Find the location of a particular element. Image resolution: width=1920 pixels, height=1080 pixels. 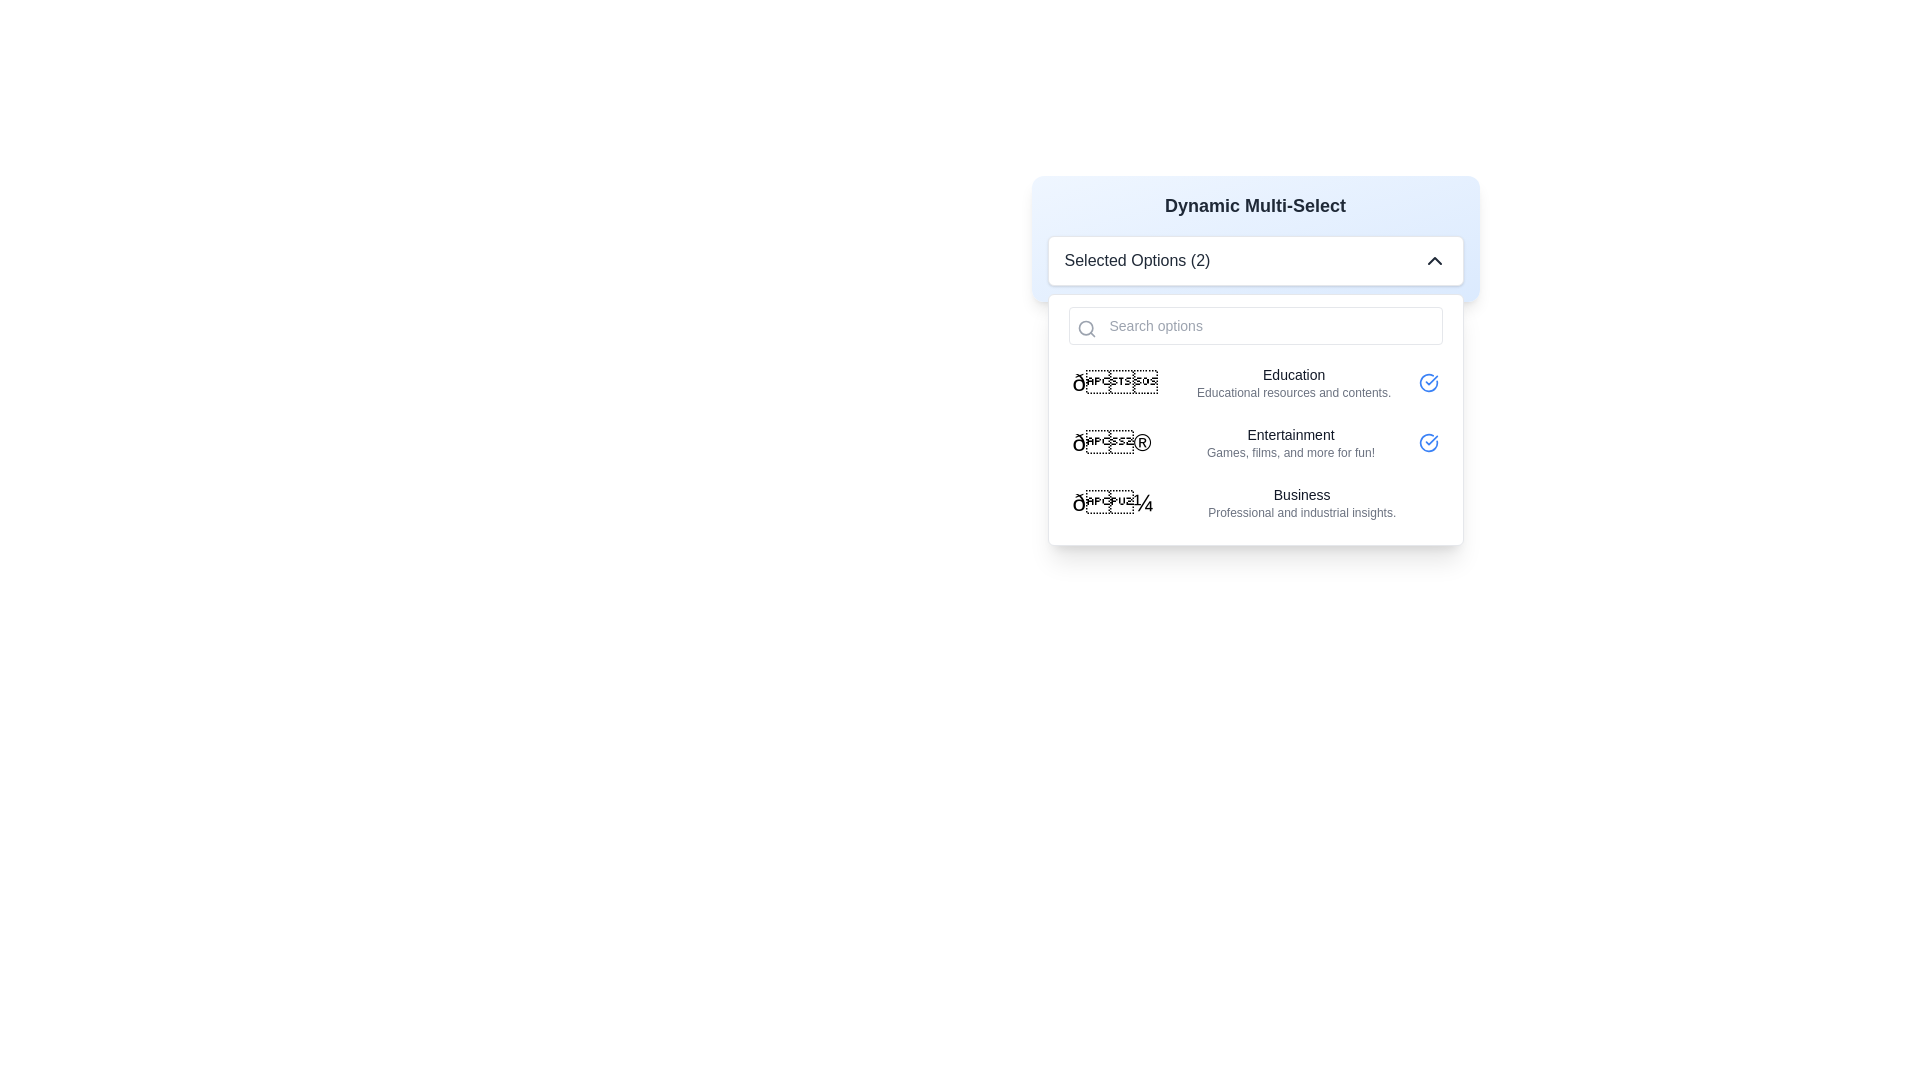

the third selectable option in the list for 'Business' topics is located at coordinates (1254, 501).